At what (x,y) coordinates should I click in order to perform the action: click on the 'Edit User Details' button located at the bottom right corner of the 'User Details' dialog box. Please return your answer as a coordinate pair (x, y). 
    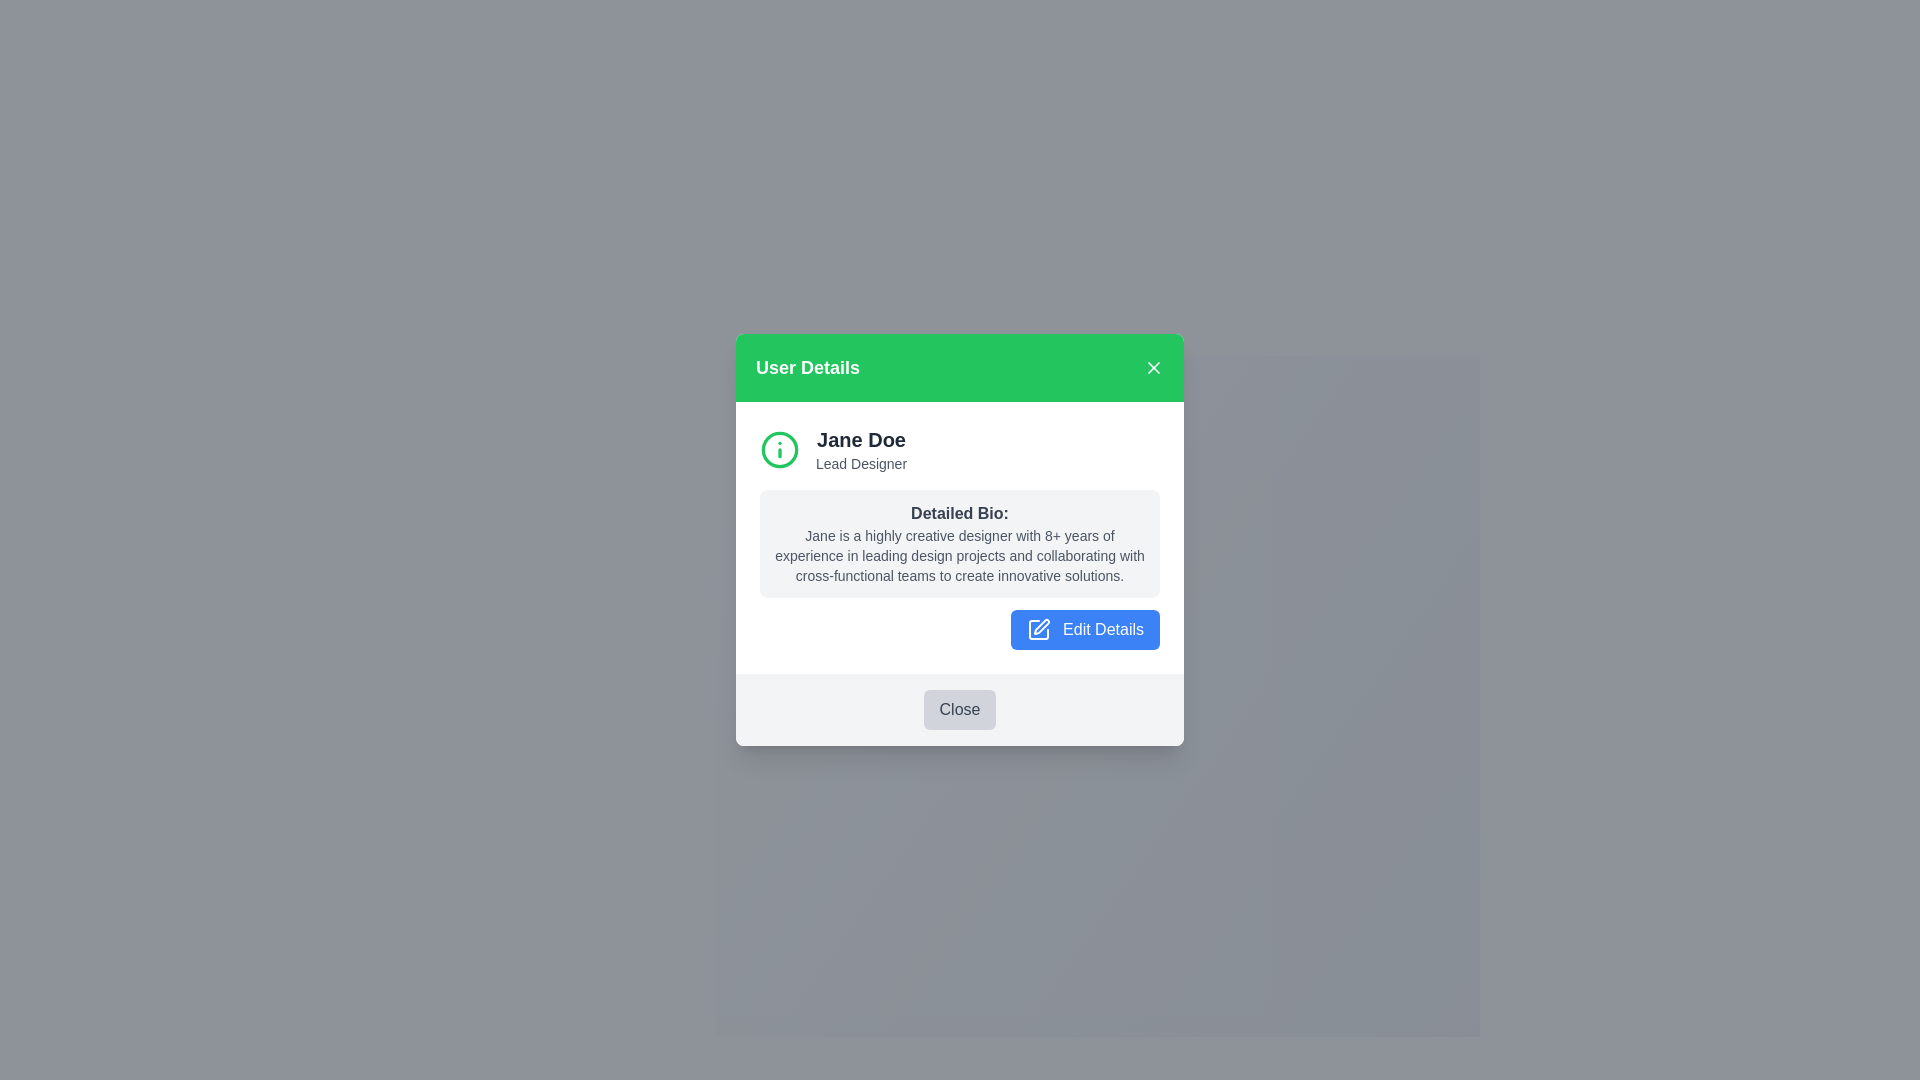
    Looking at the image, I should click on (1084, 628).